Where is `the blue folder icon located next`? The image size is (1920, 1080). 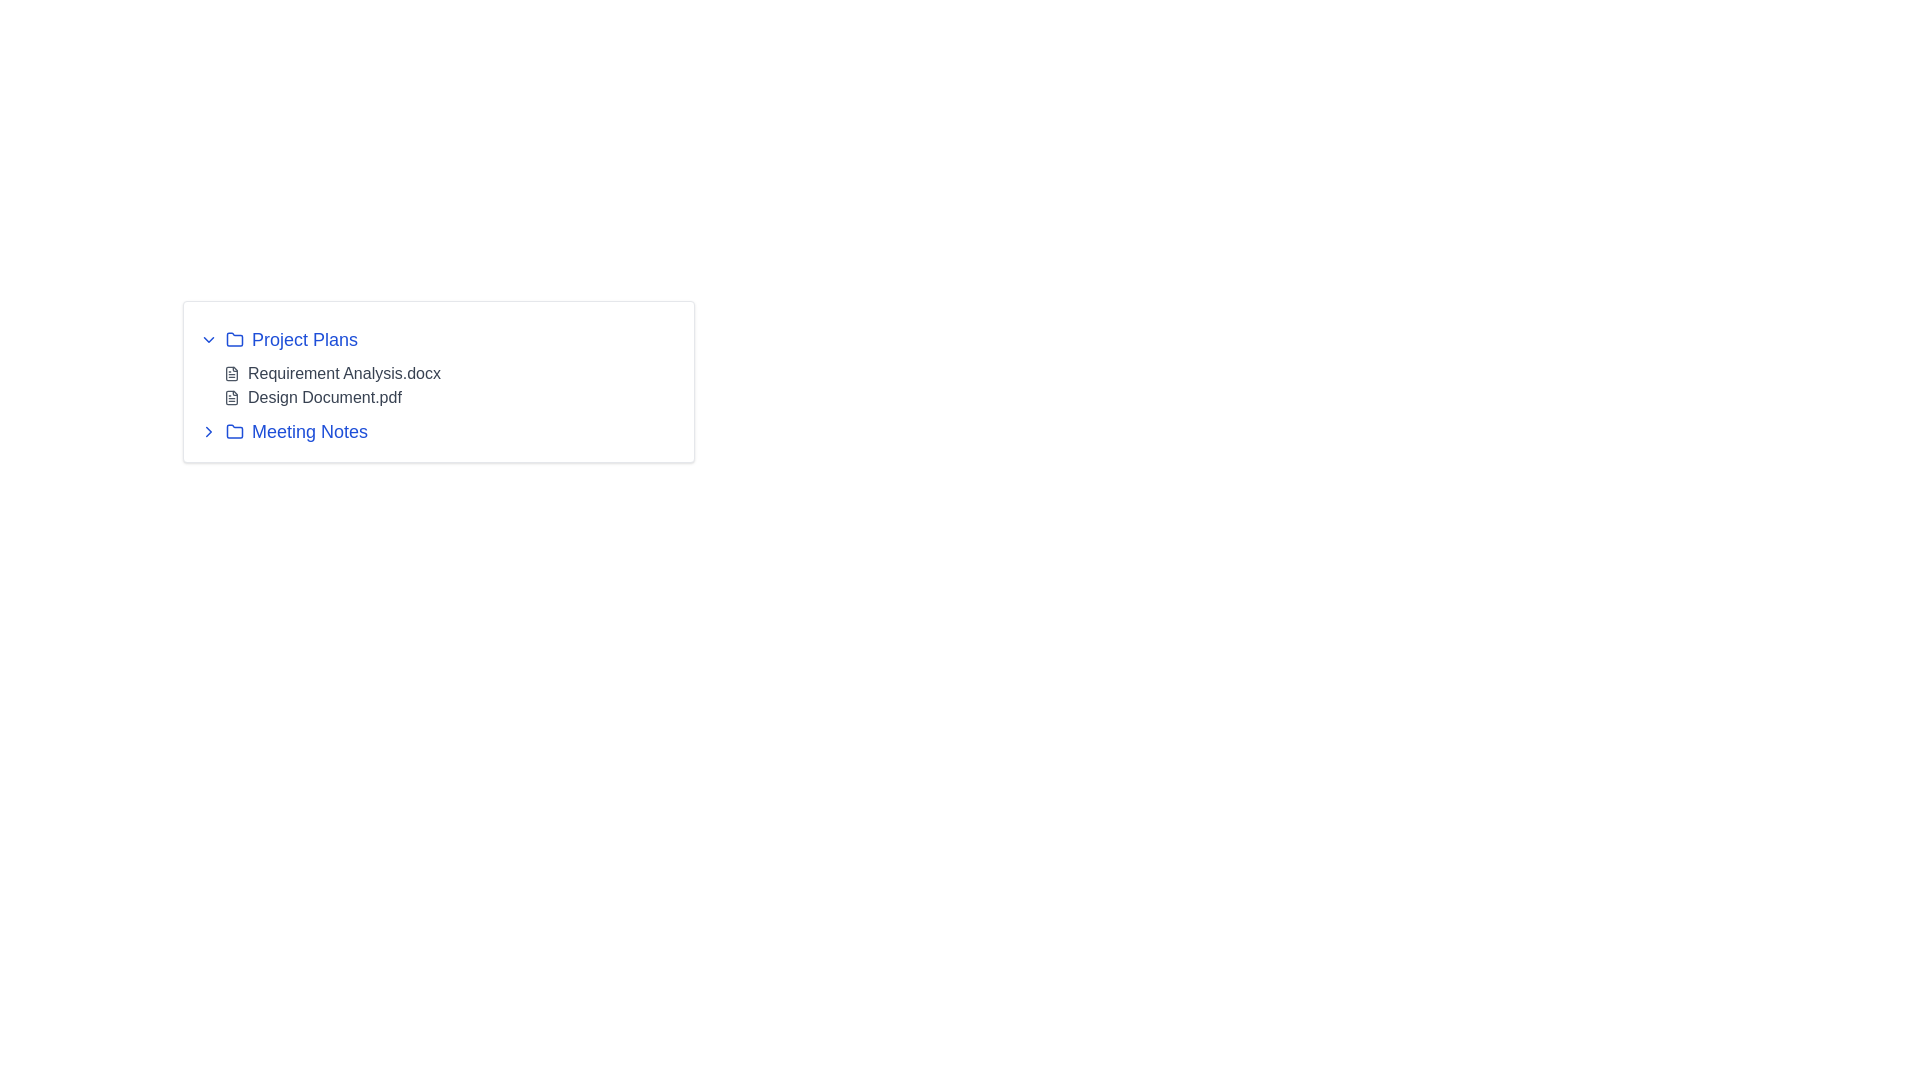 the blue folder icon located next is located at coordinates (235, 338).